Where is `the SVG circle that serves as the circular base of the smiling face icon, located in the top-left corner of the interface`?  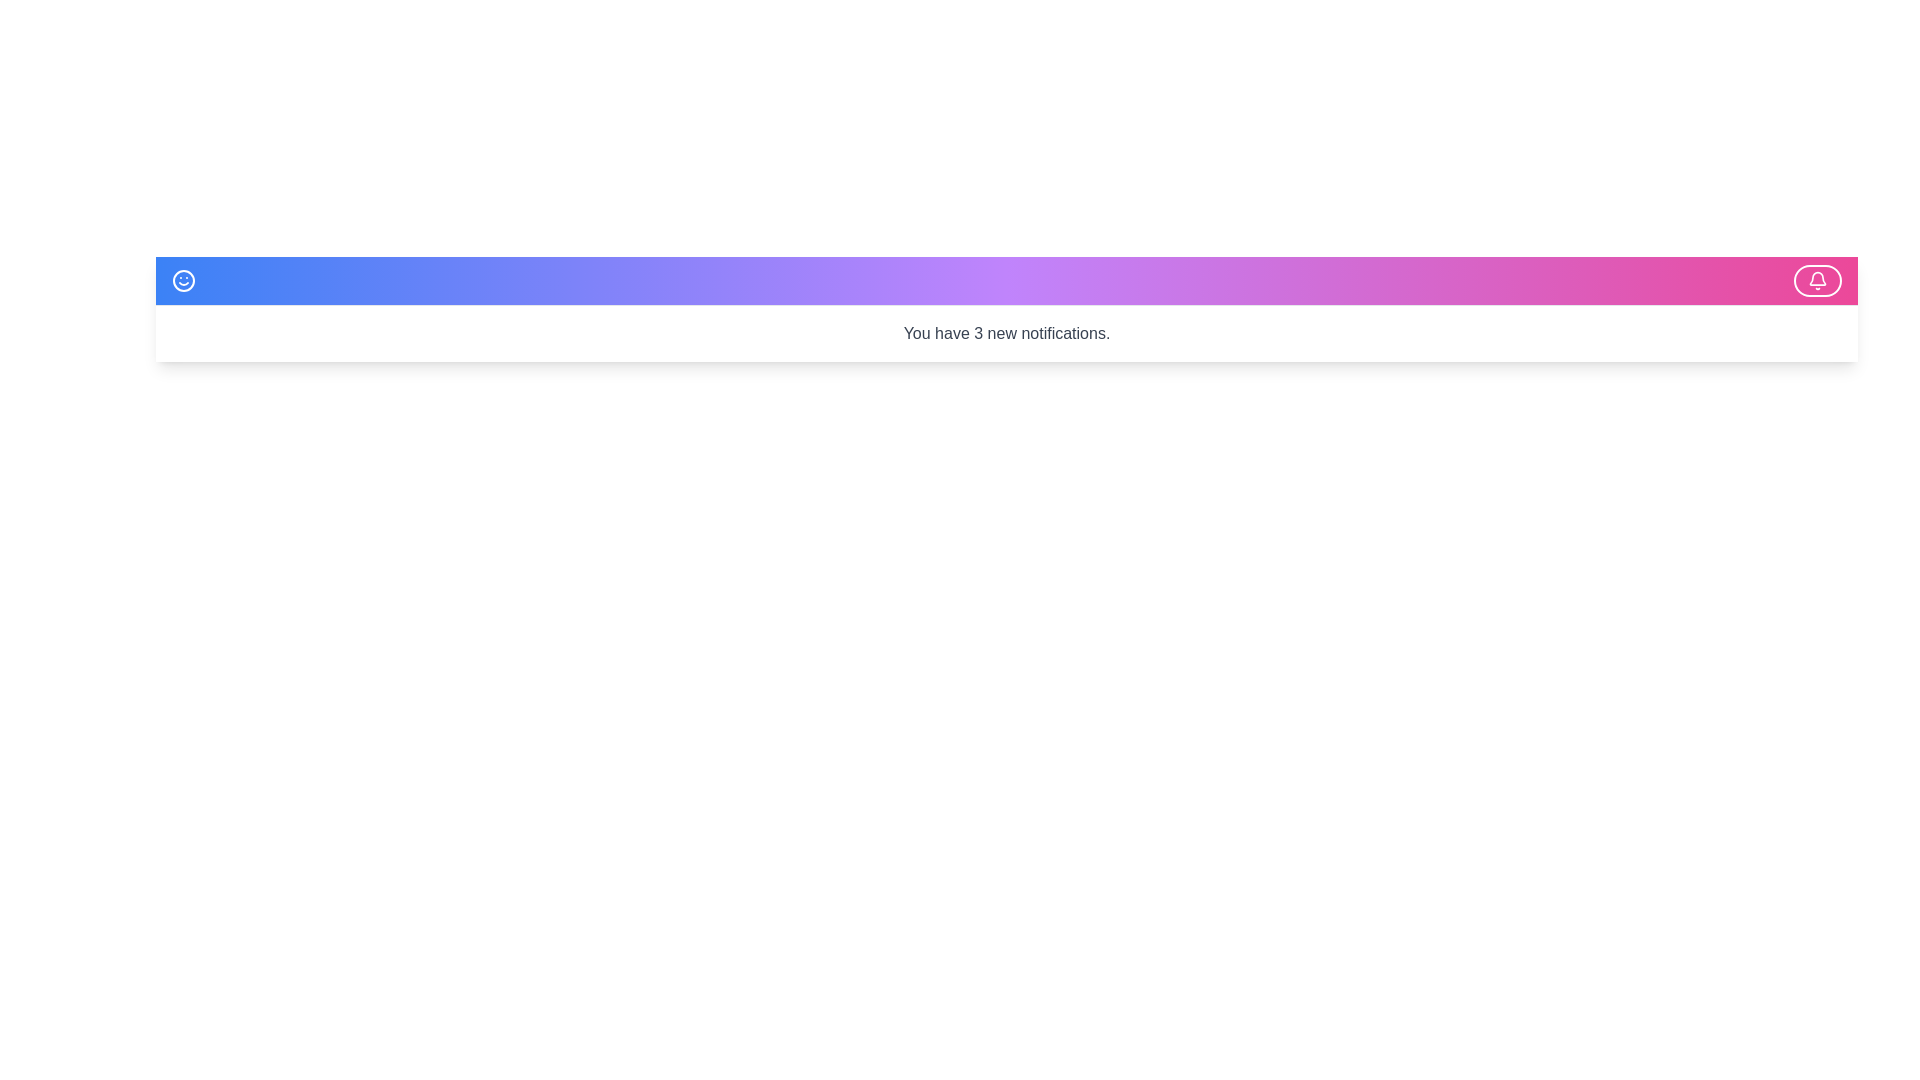
the SVG circle that serves as the circular base of the smiling face icon, located in the top-left corner of the interface is located at coordinates (183, 281).